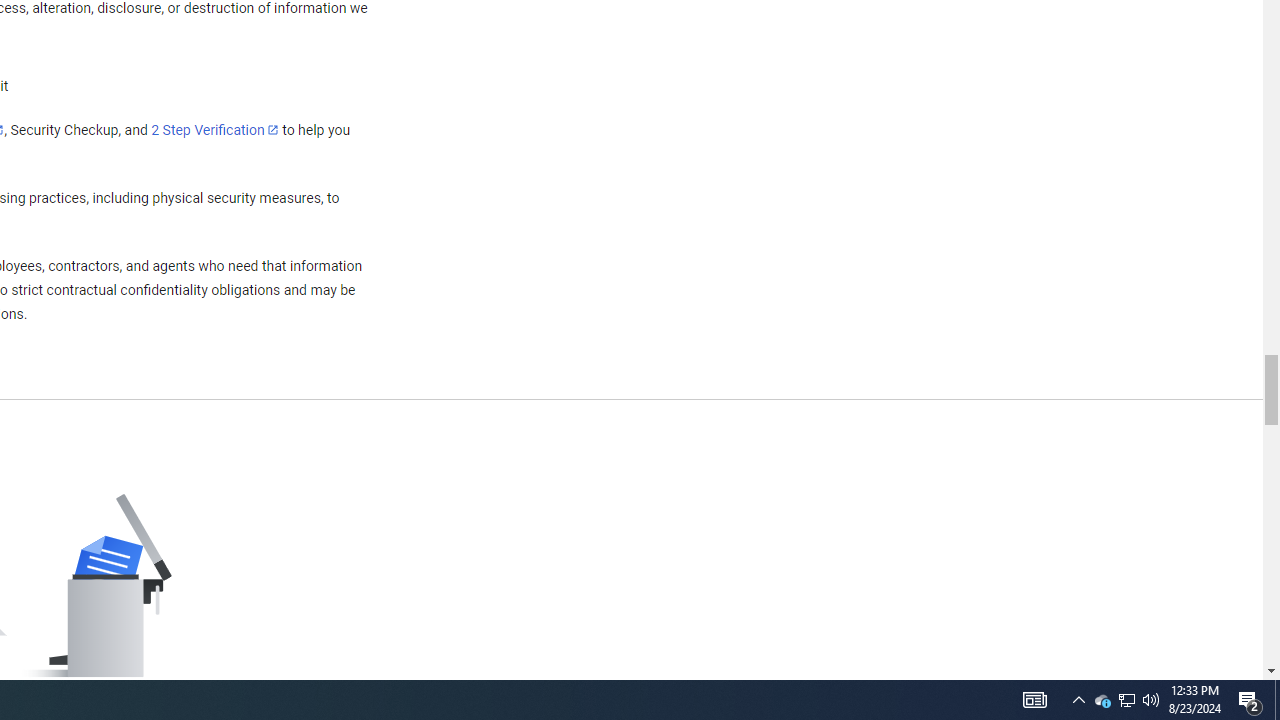 This screenshot has height=720, width=1280. Describe the element at coordinates (215, 129) in the screenshot. I see `'2 Step Verification'` at that location.